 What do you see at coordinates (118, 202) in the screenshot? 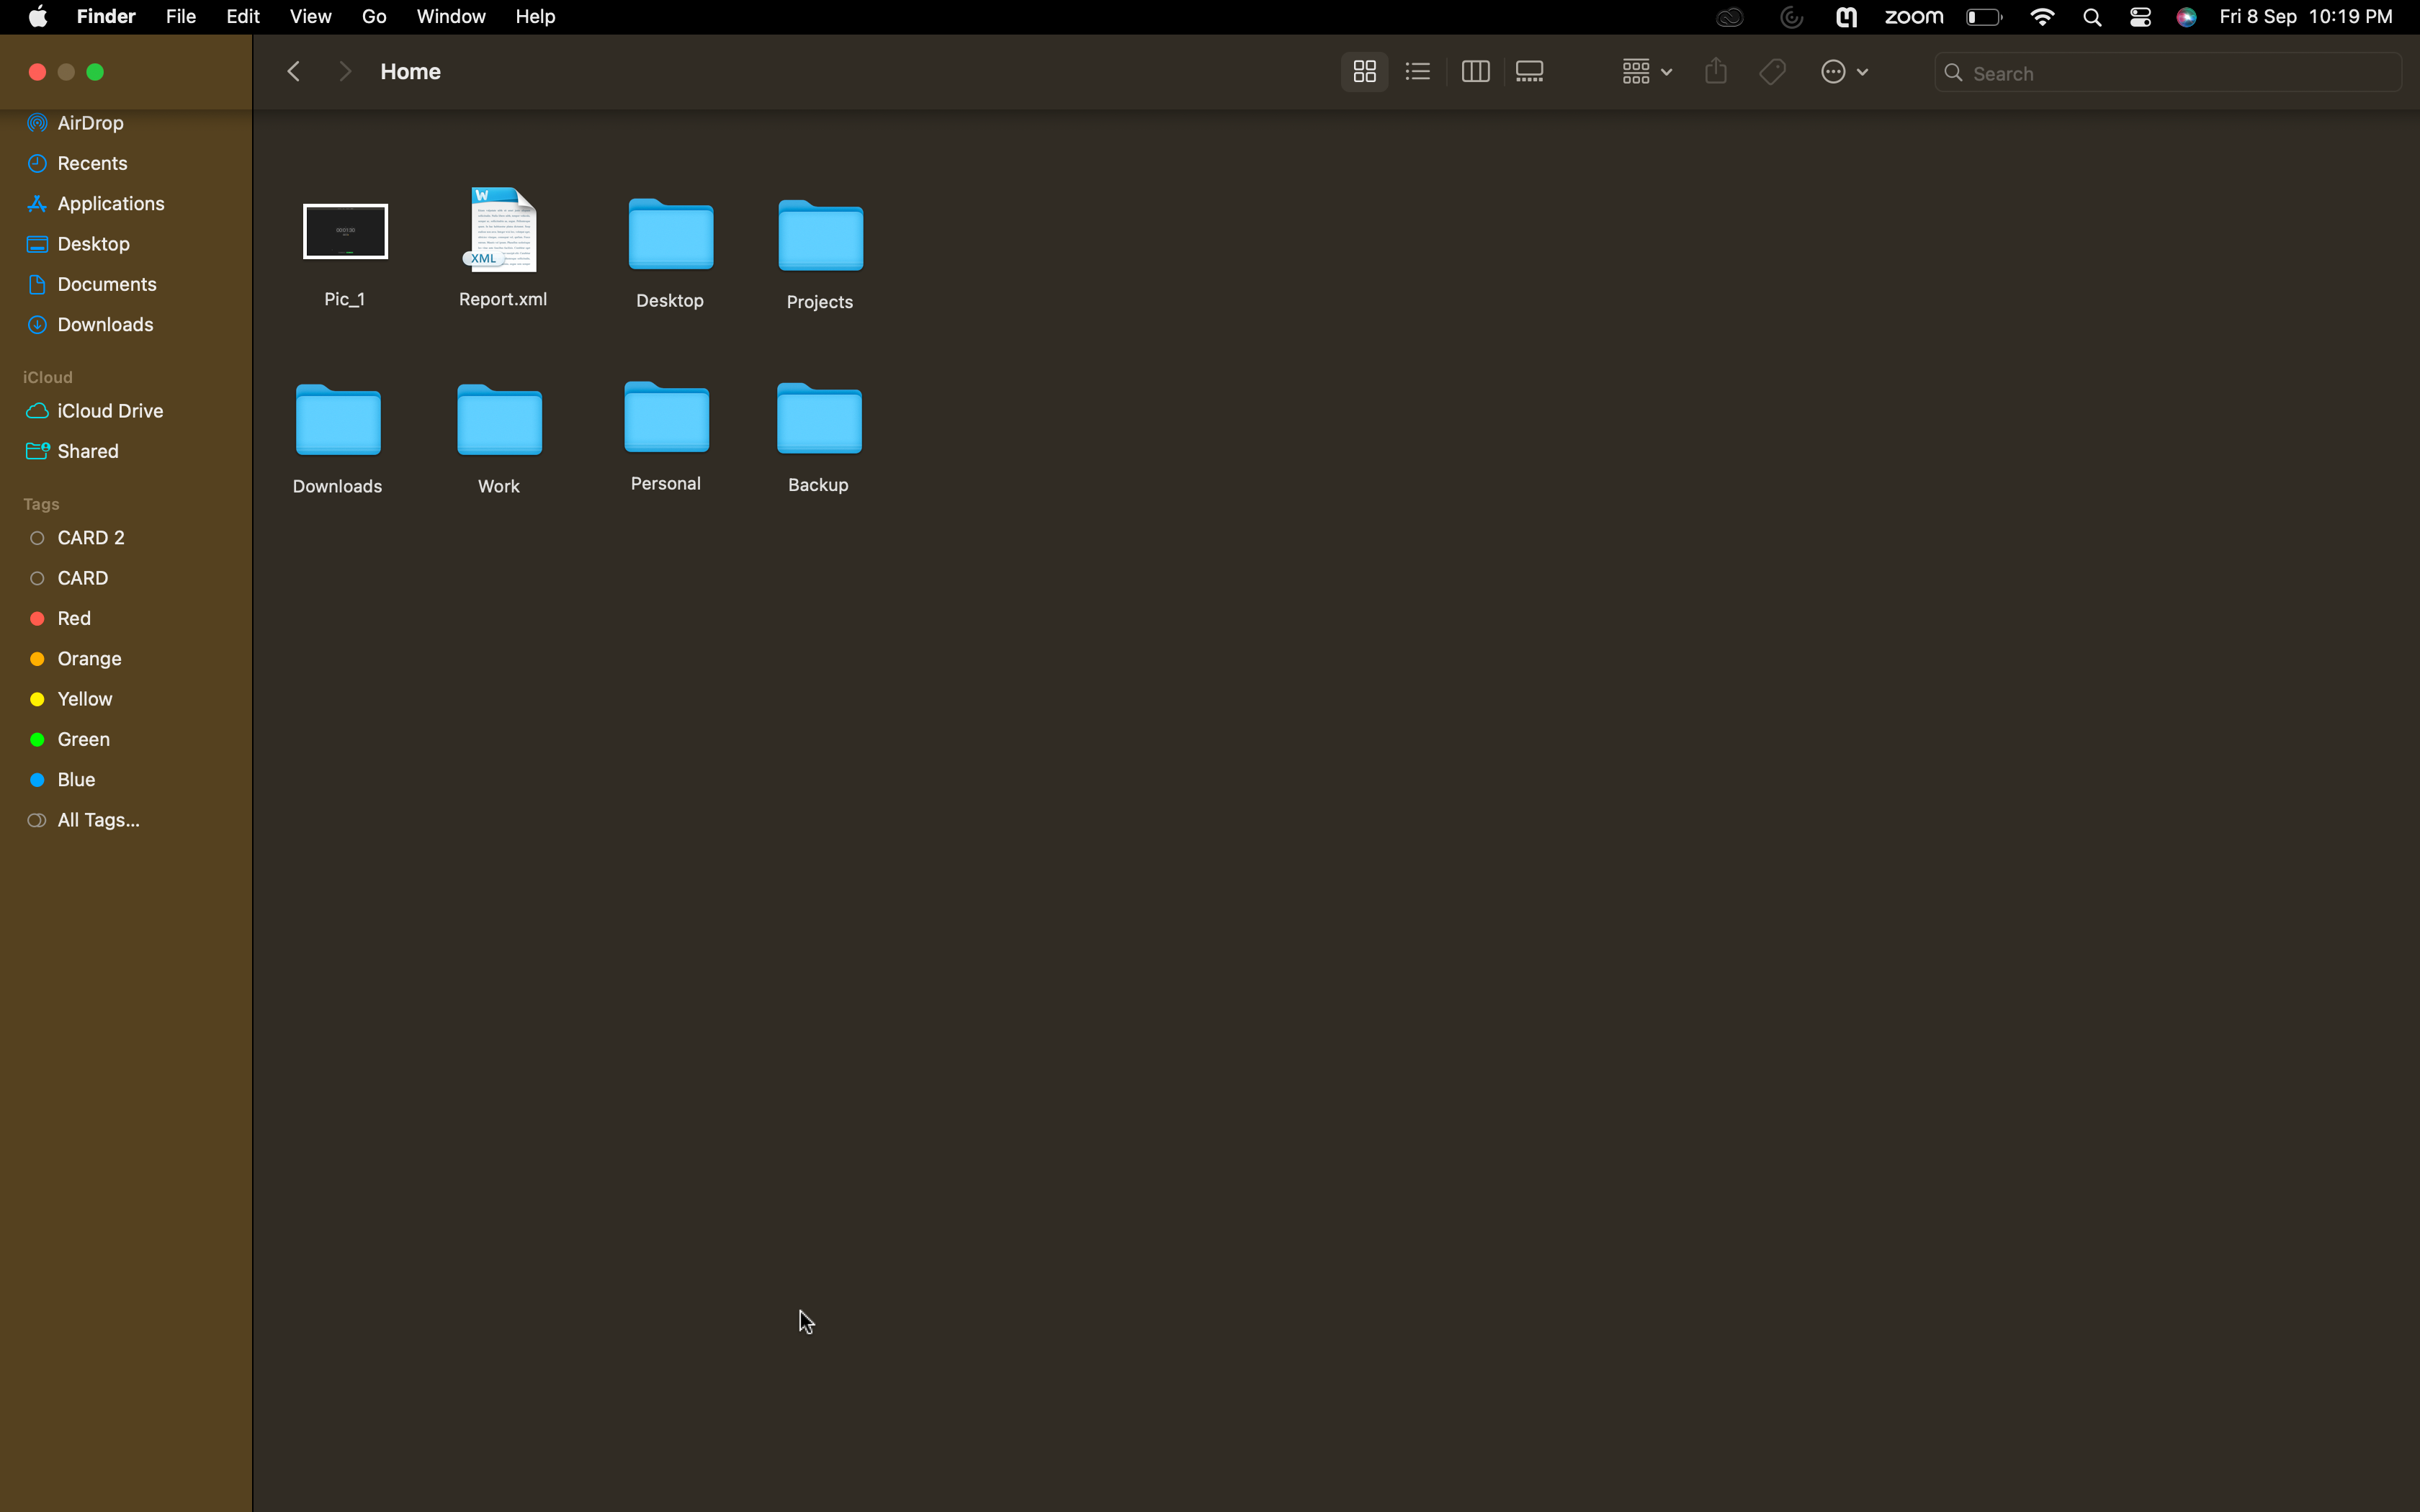
I see `the "applications" folder and scroll down to the bottom` at bounding box center [118, 202].